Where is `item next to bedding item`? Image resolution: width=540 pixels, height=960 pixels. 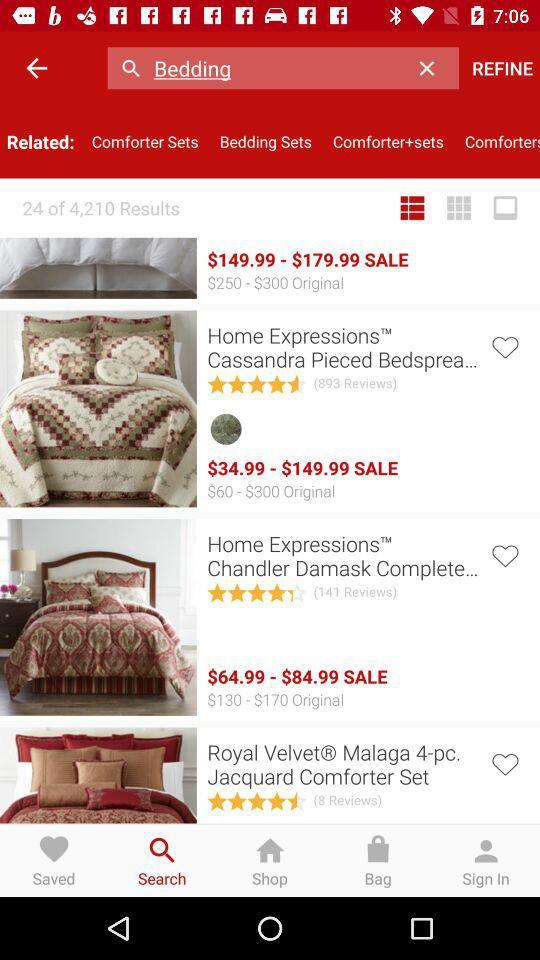 item next to bedding item is located at coordinates (431, 68).